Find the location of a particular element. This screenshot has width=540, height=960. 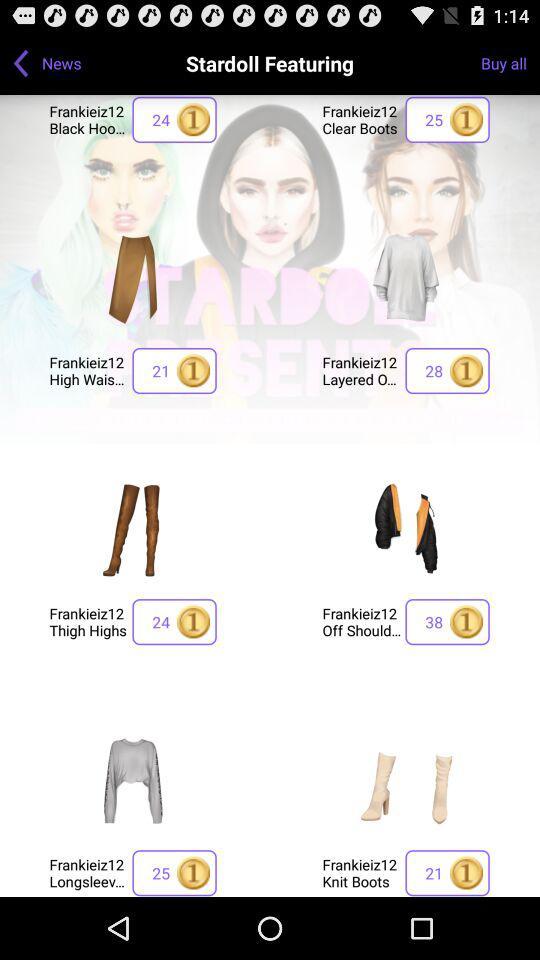

the frankieiz12 thigh highs is located at coordinates (87, 620).